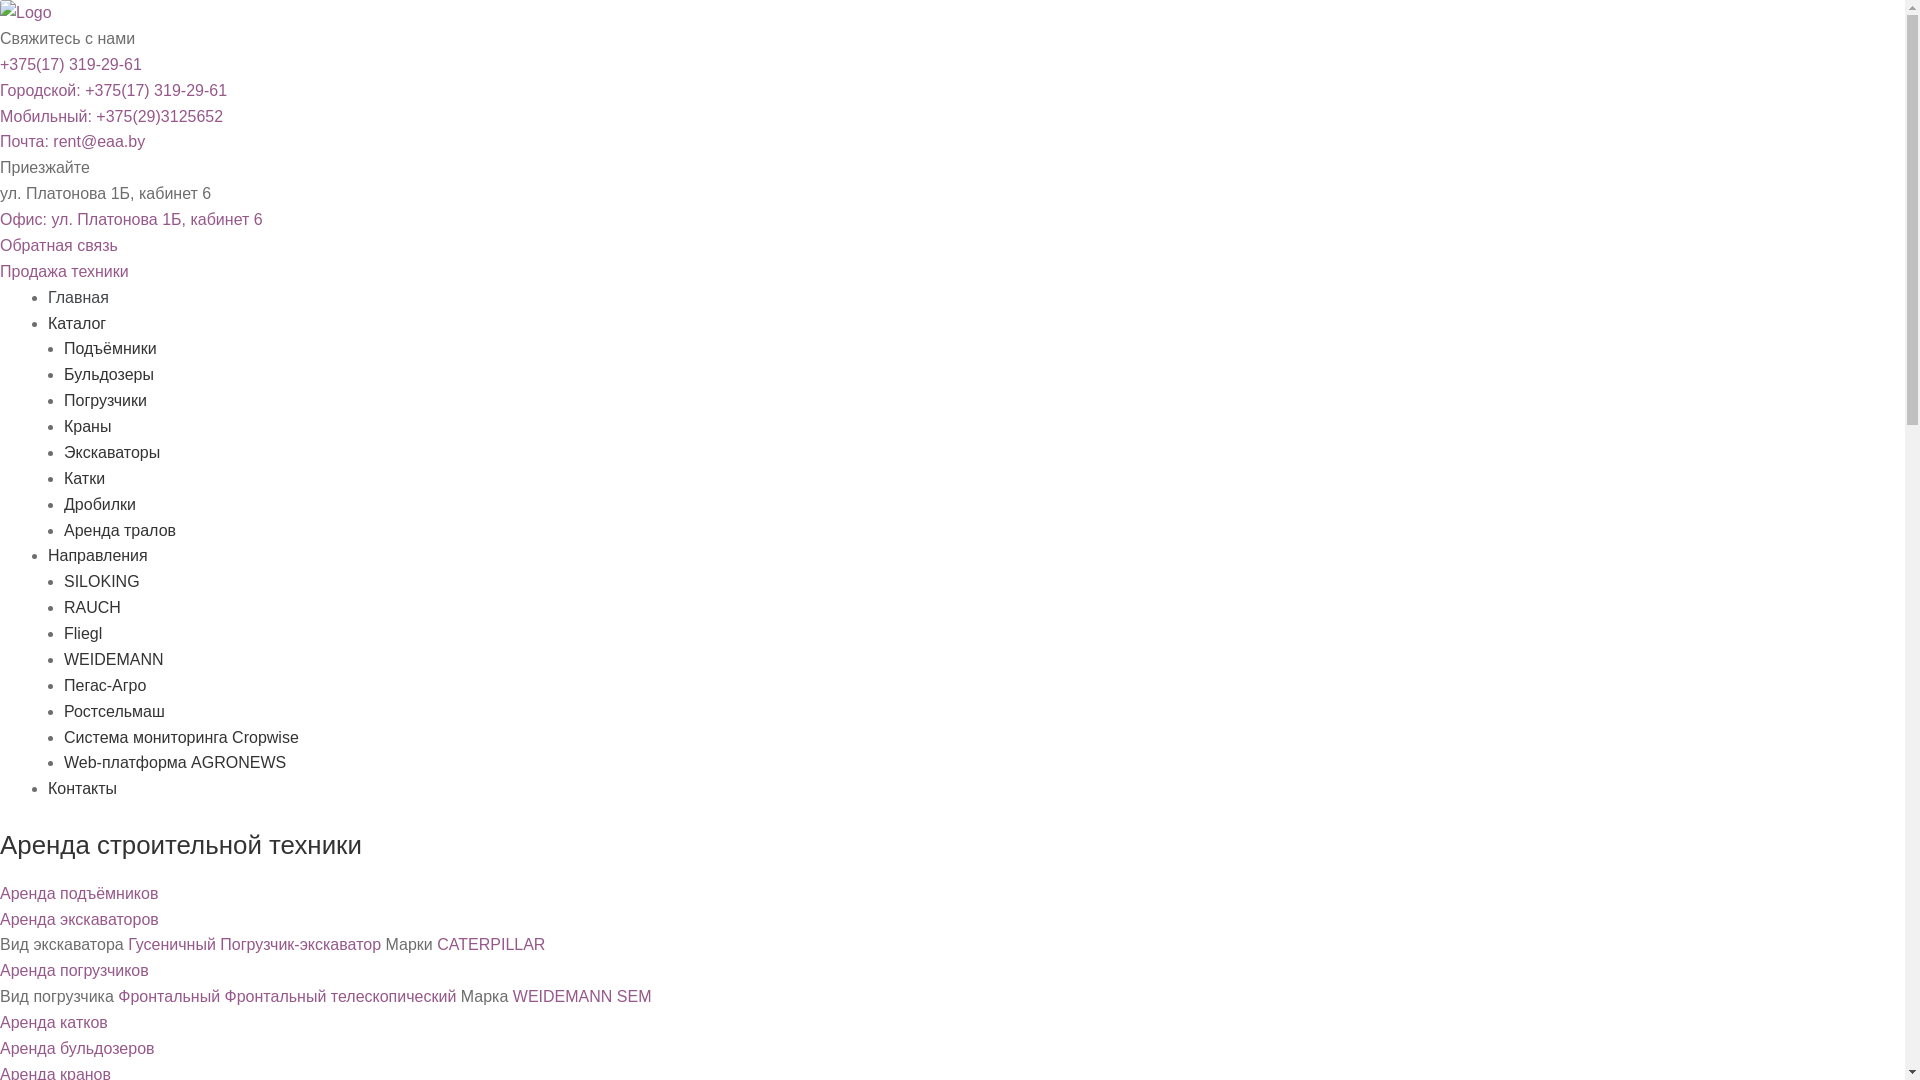  I want to click on 'SILOKING', so click(63, 581).